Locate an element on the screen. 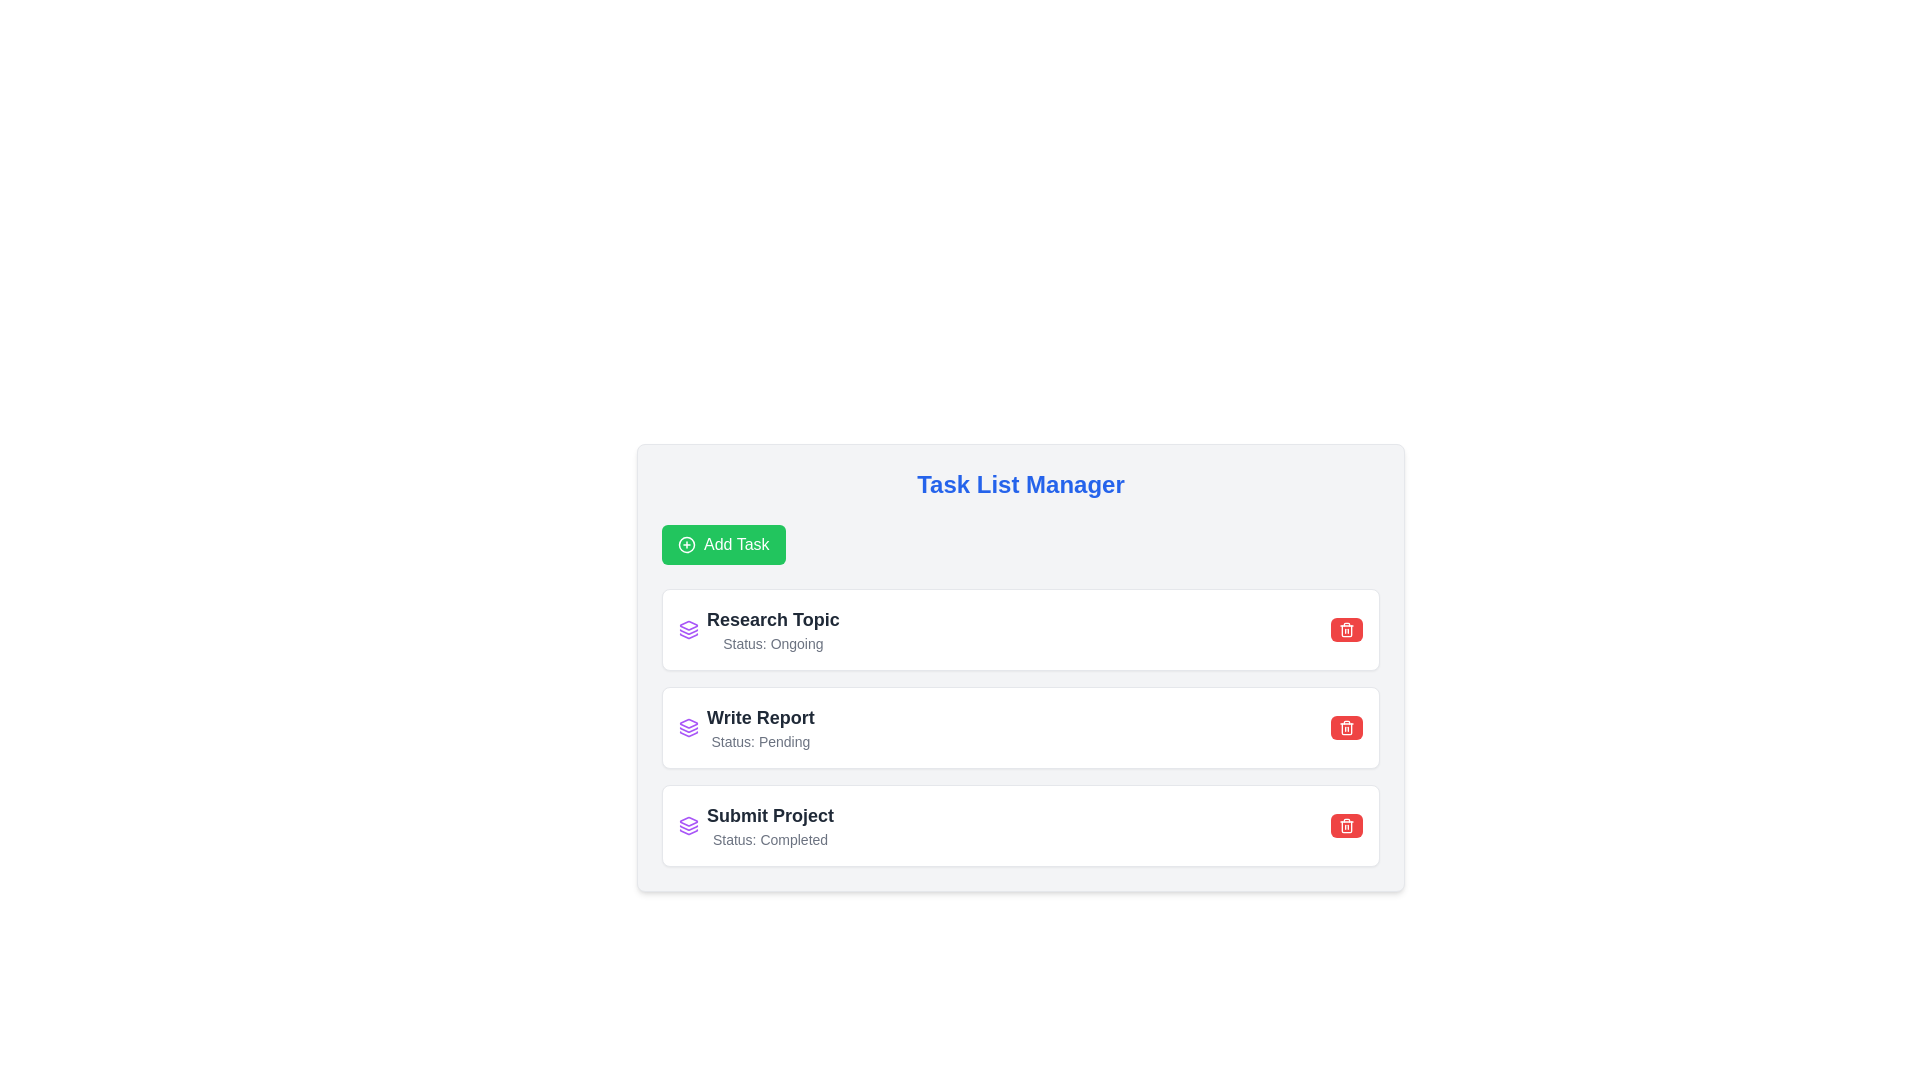  the delete button located at the top-right corner of the 'Submit Project' card is located at coordinates (1347, 825).